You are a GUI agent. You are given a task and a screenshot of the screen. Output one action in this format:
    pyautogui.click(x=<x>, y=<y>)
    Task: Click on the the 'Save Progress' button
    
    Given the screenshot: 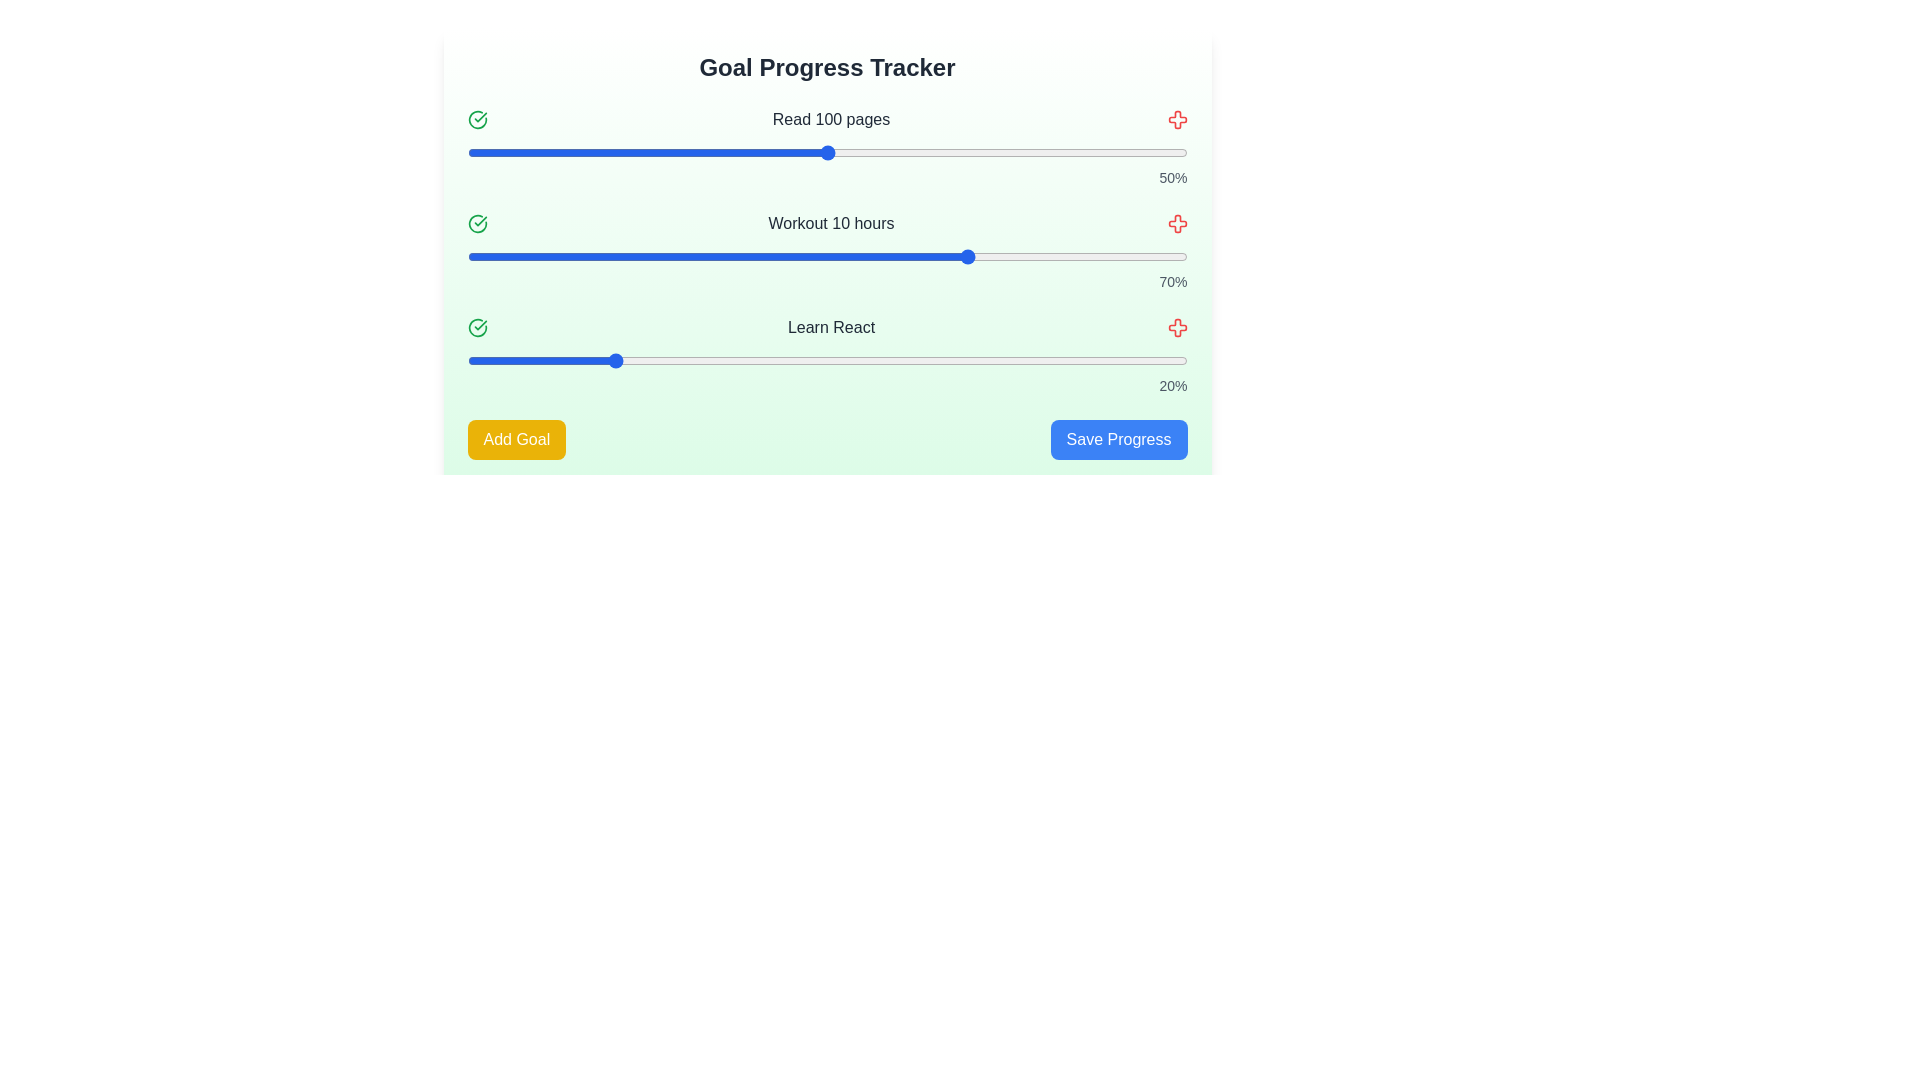 What is the action you would take?
    pyautogui.click(x=1117, y=438)
    